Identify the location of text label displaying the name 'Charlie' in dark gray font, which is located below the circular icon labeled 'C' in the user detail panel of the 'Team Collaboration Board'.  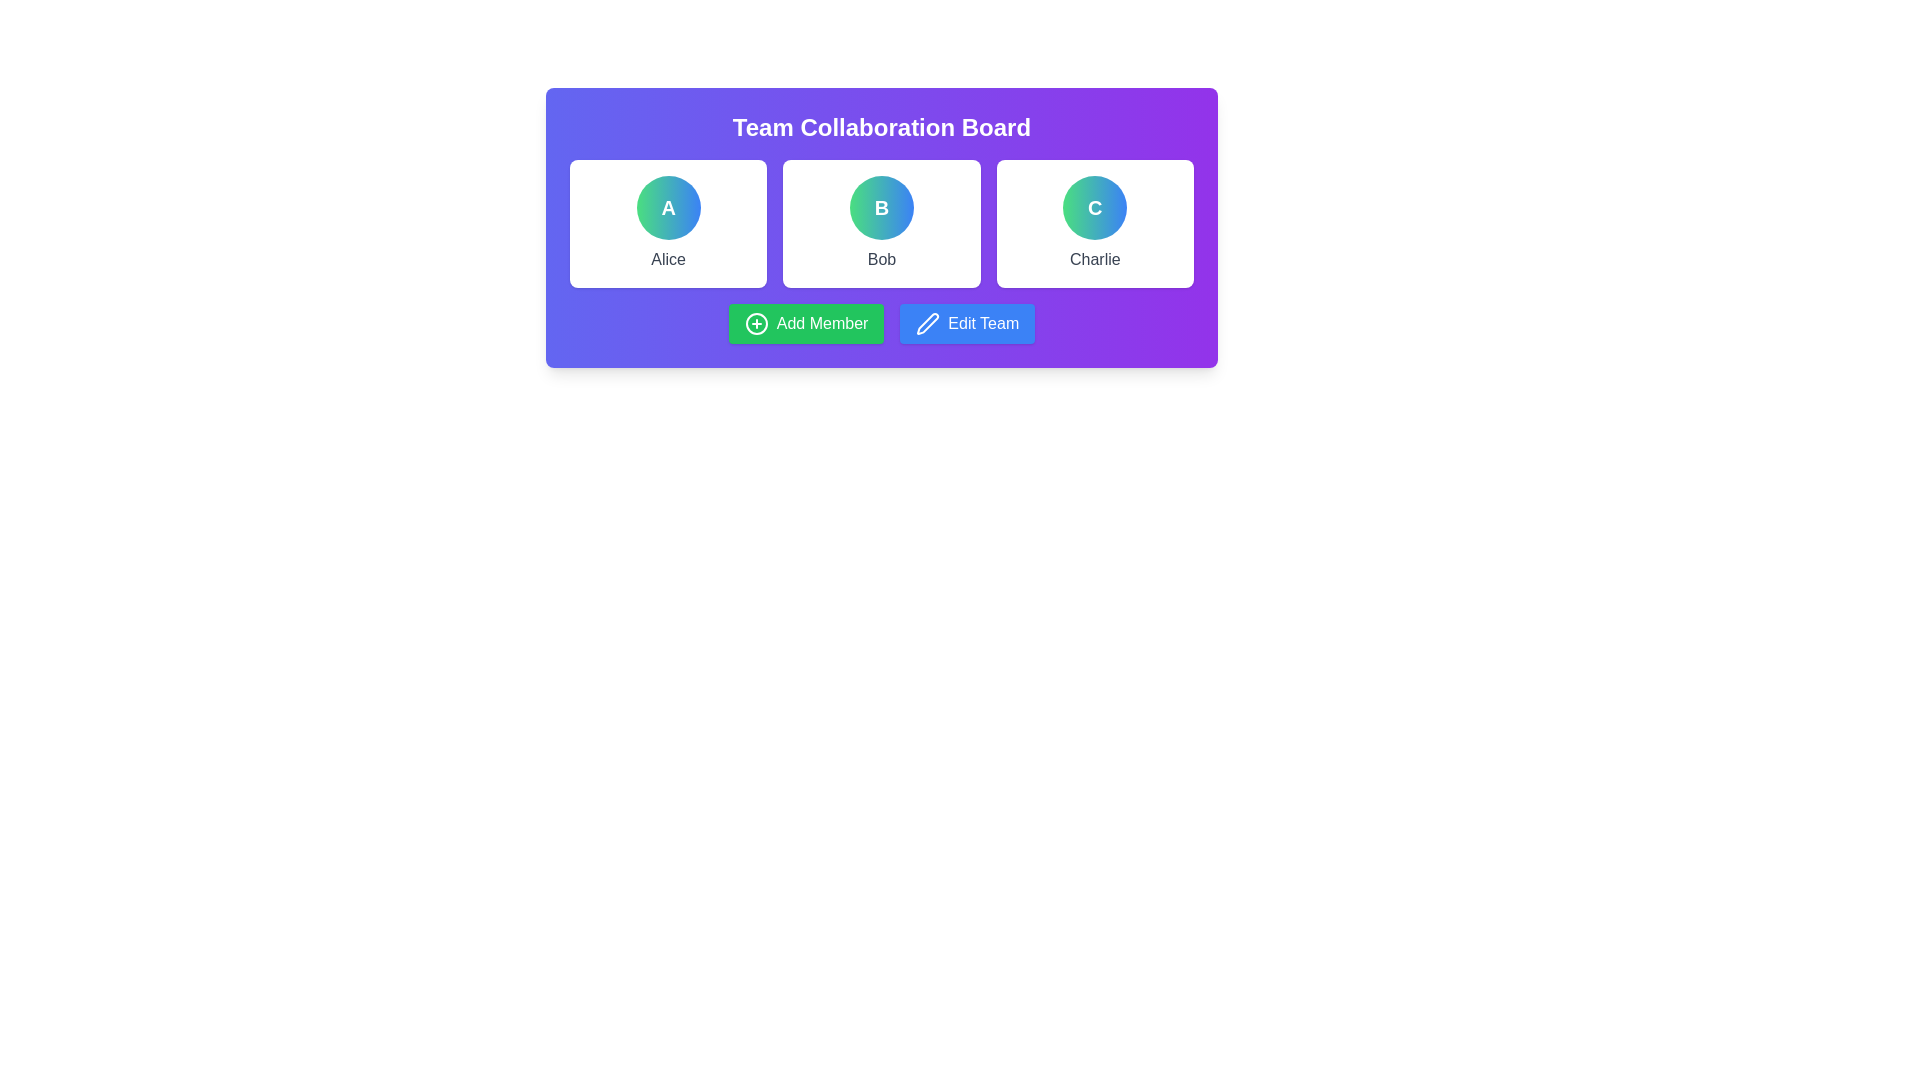
(1094, 258).